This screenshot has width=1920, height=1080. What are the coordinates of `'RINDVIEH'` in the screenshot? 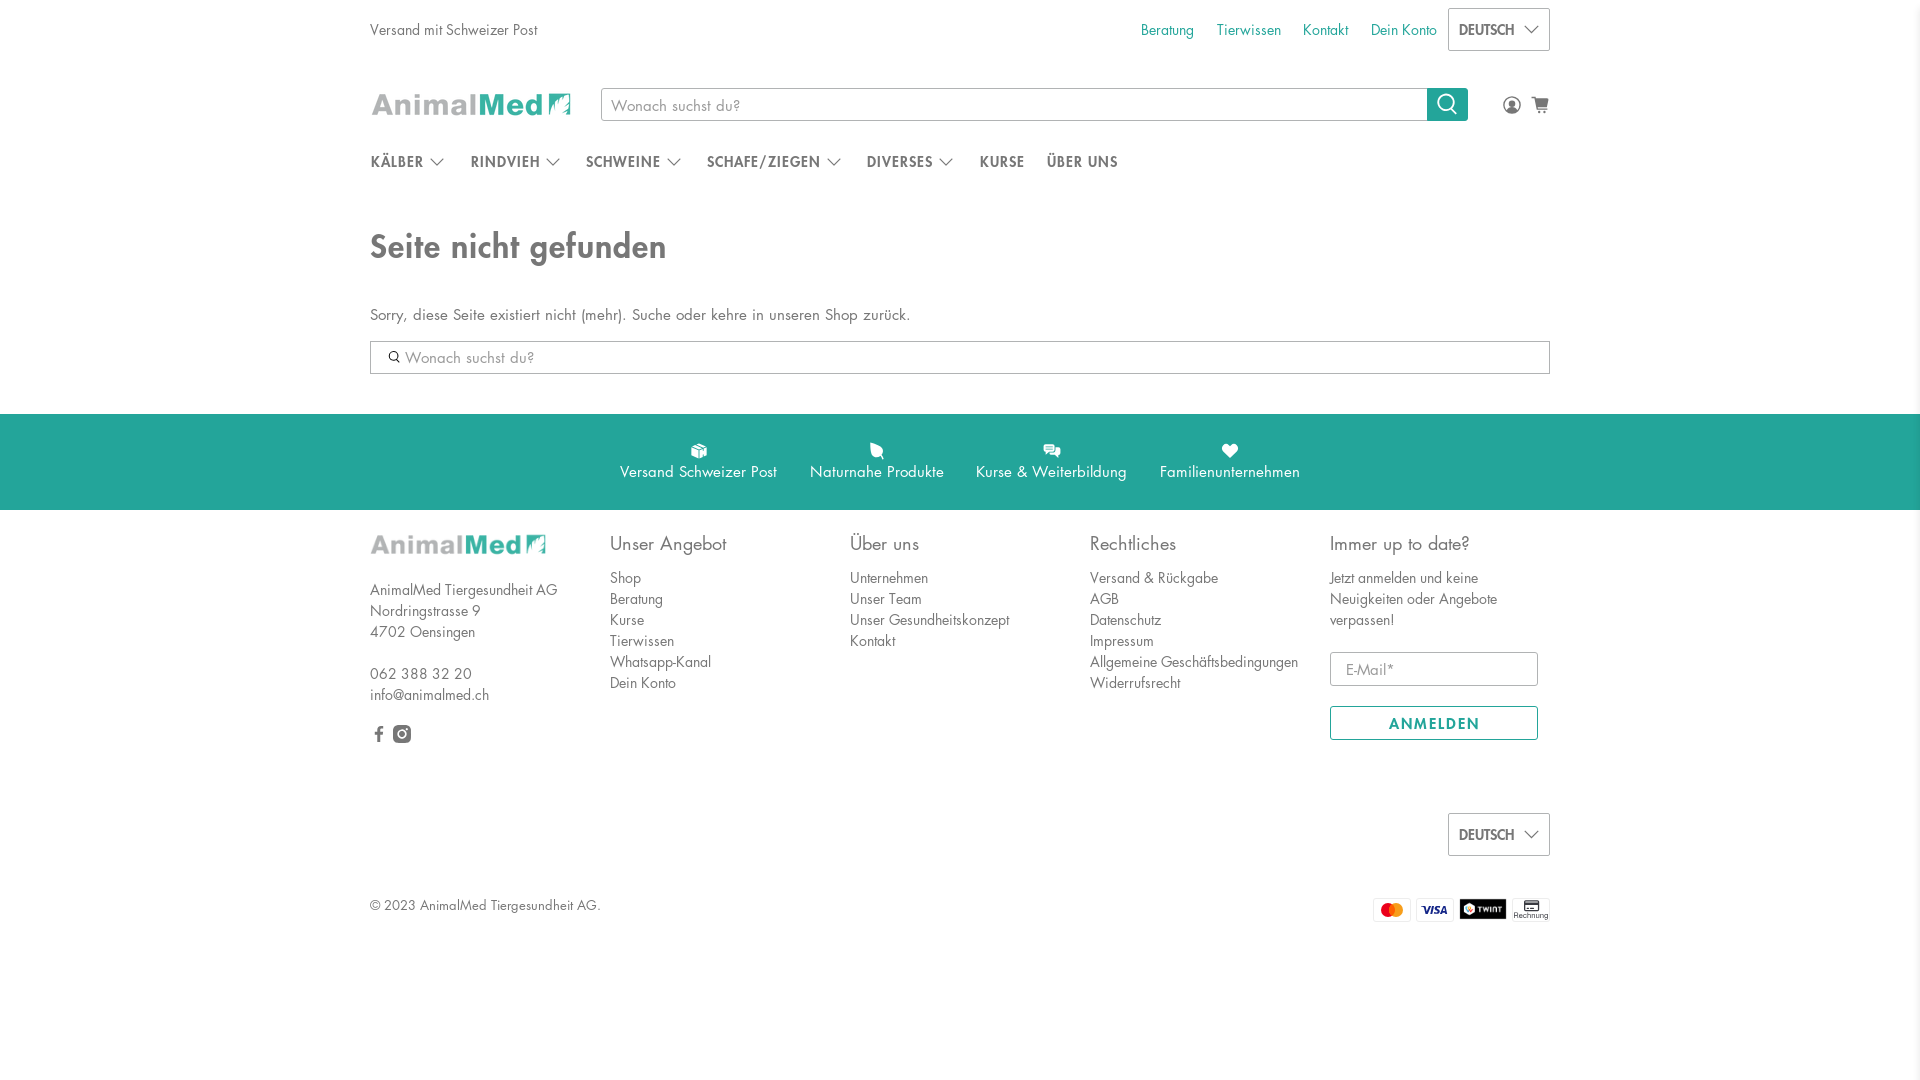 It's located at (516, 160).